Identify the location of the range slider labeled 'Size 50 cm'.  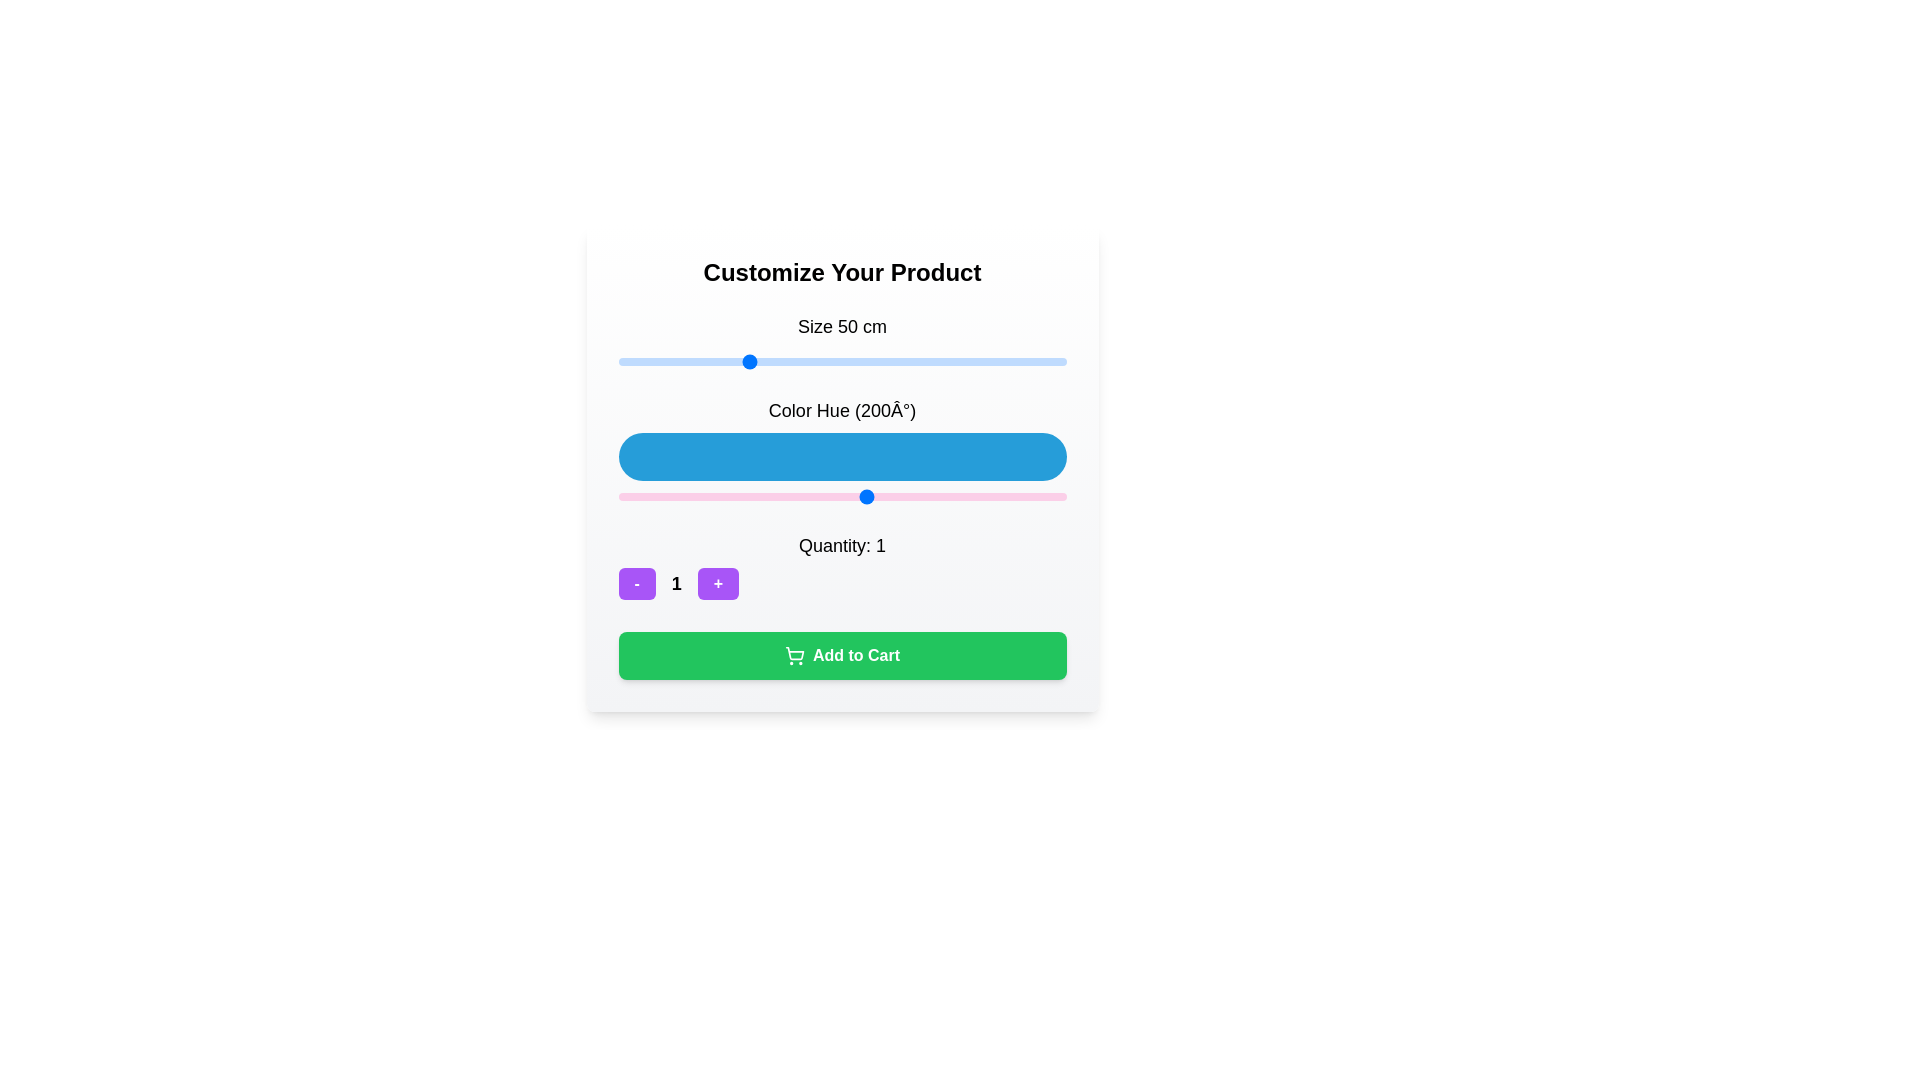
(842, 342).